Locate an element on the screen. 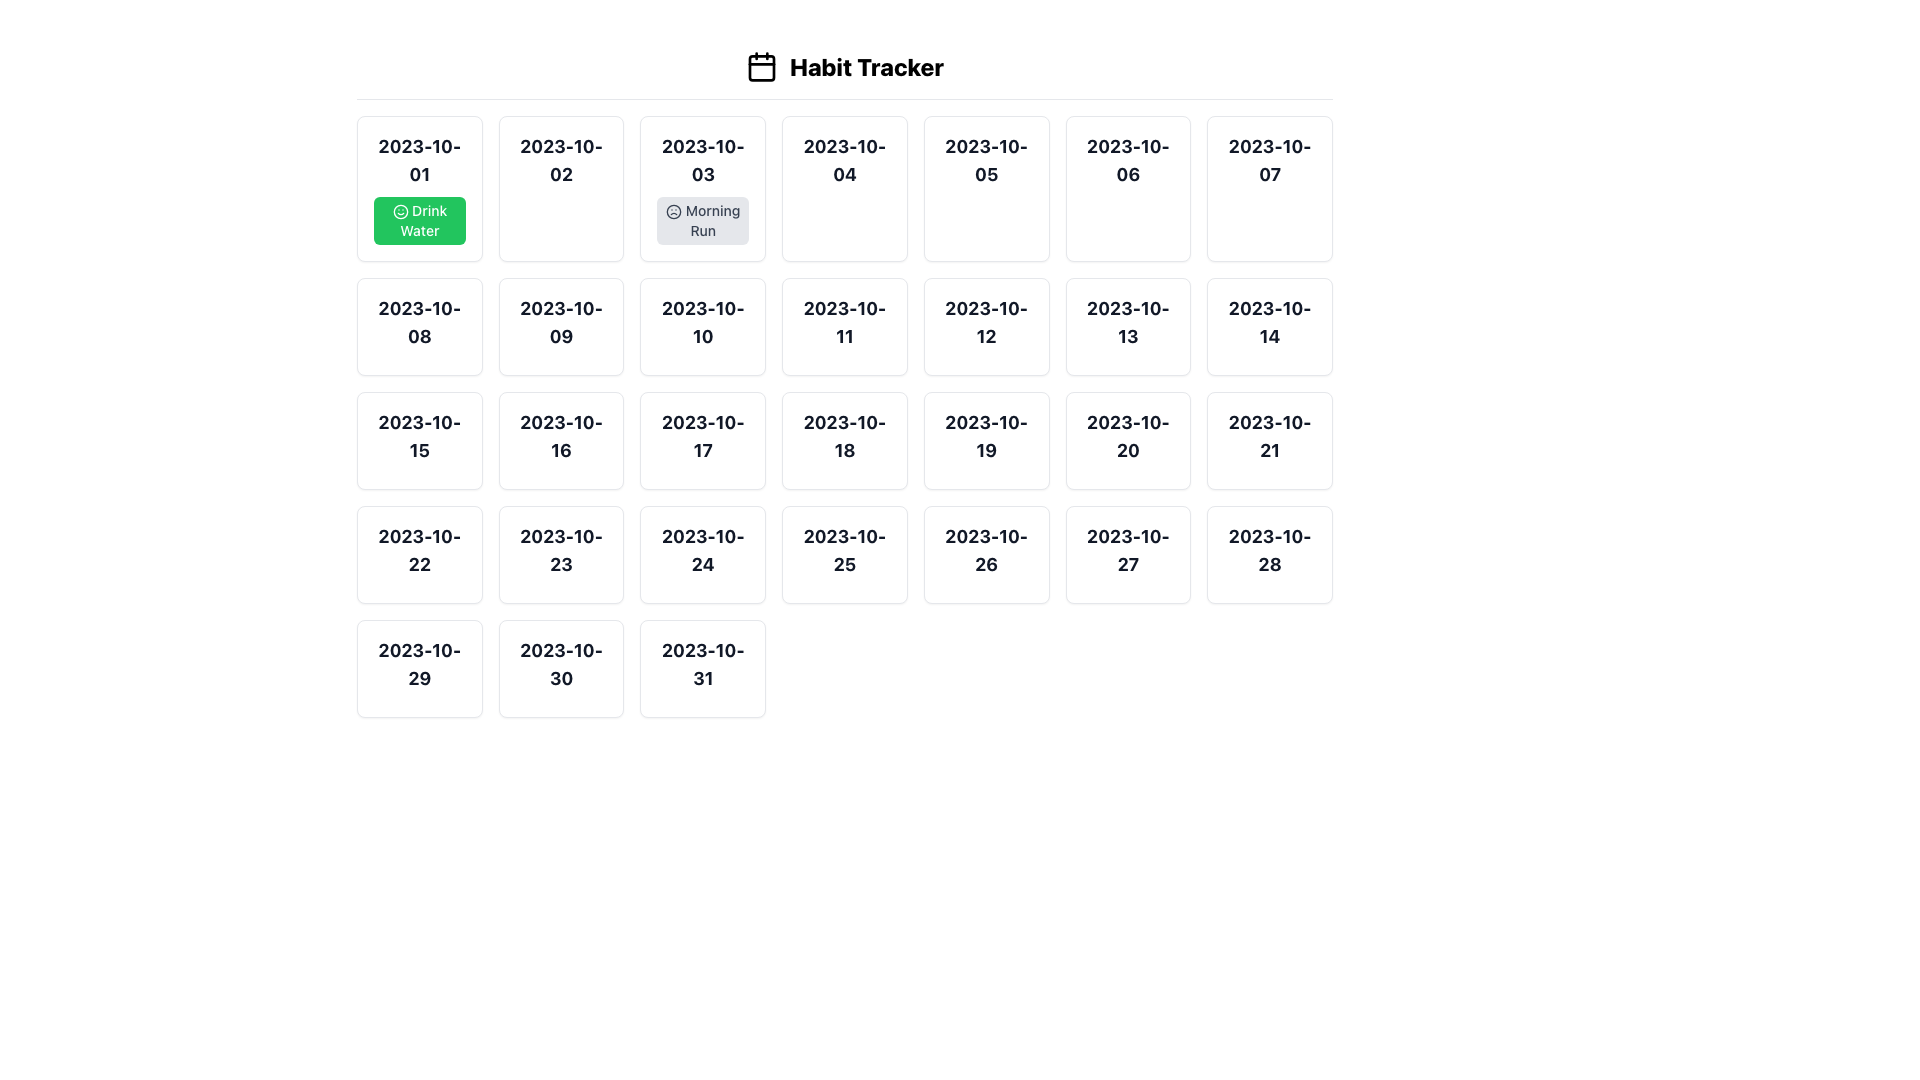  the List item in the grid representing the calendar day box for '2023-10-21', located at row 4, column 6 is located at coordinates (1269, 439).